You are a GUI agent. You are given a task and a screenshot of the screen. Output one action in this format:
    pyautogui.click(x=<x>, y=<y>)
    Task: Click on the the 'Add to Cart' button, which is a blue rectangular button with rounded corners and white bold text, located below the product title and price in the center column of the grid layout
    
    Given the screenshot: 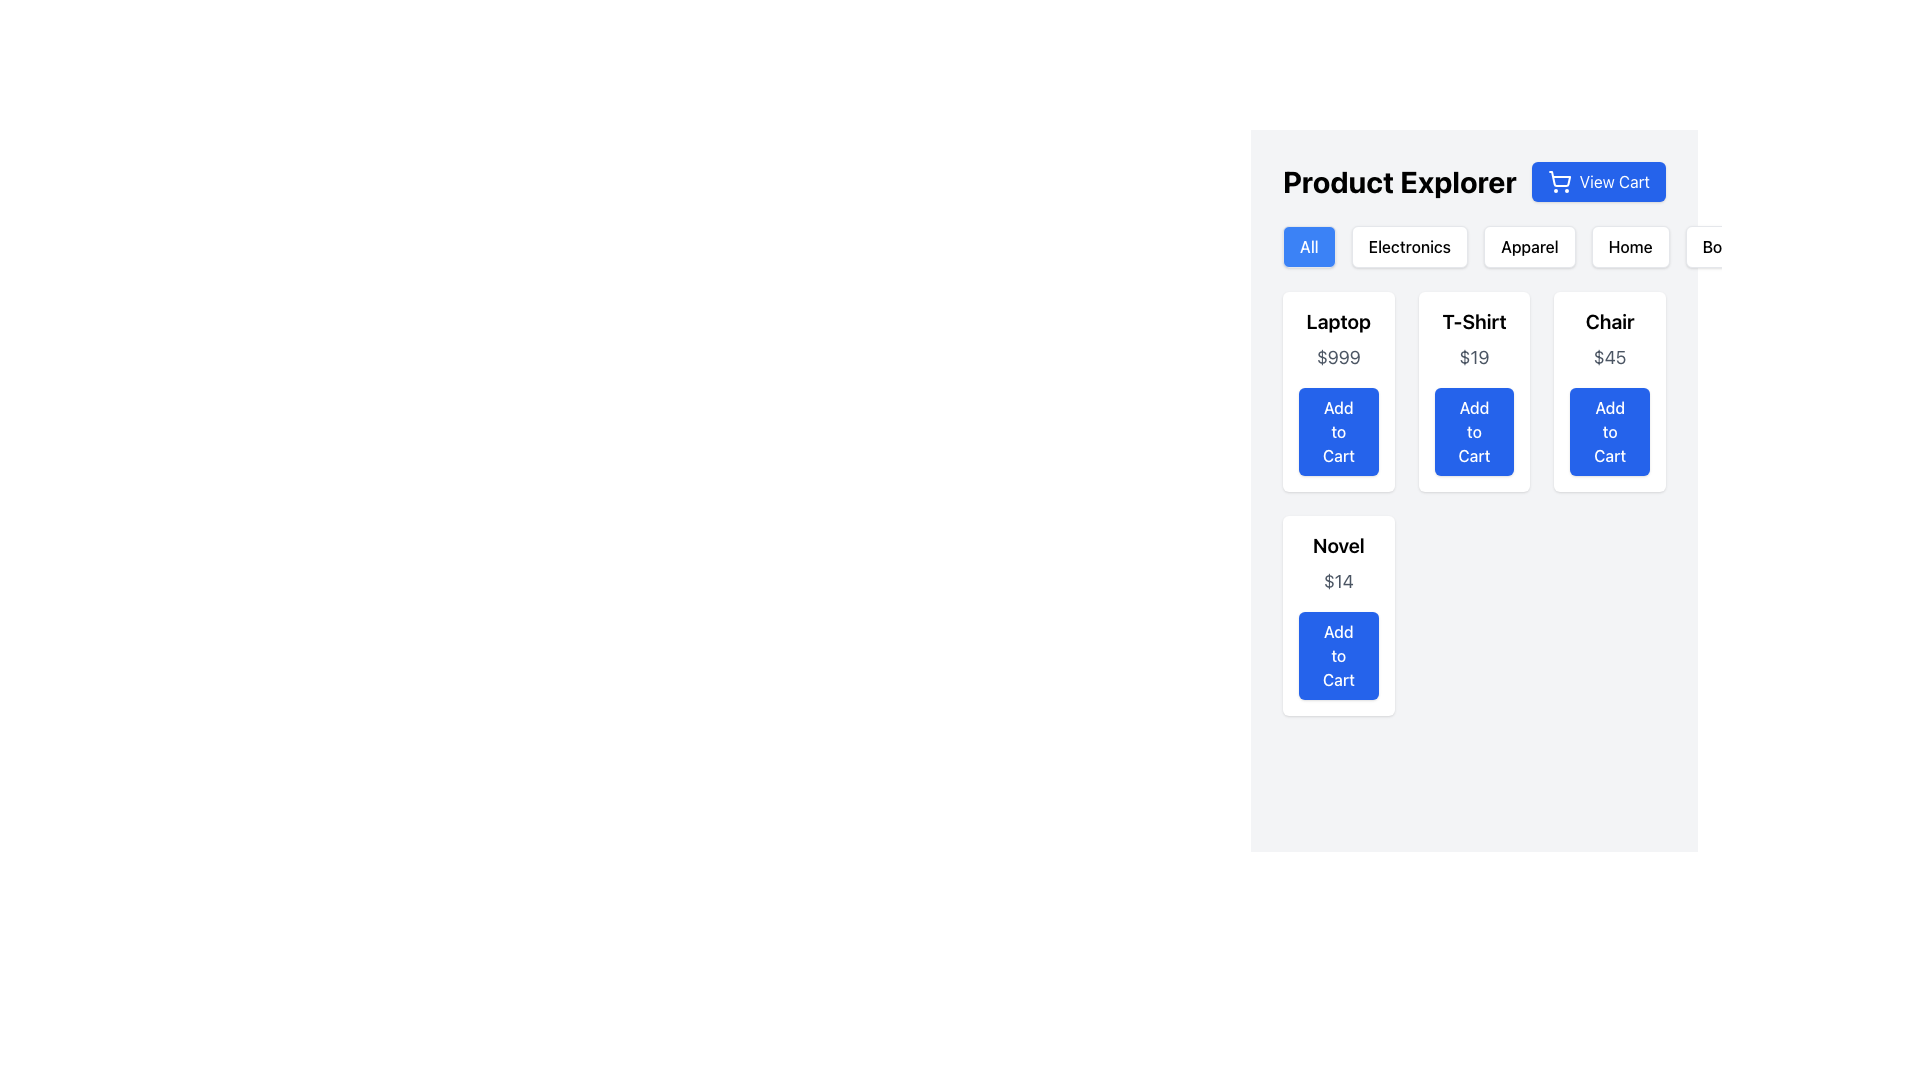 What is the action you would take?
    pyautogui.click(x=1473, y=431)
    